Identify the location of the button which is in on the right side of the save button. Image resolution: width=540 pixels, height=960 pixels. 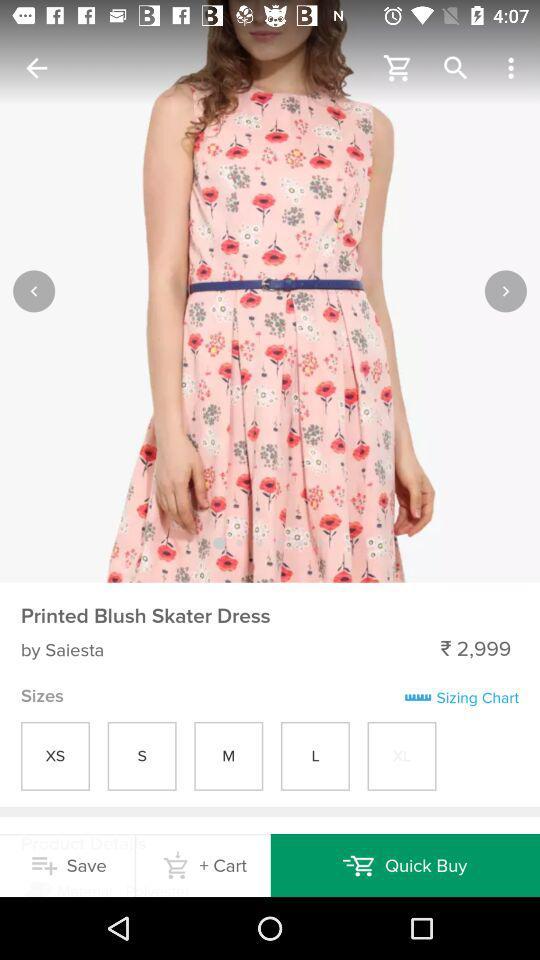
(202, 864).